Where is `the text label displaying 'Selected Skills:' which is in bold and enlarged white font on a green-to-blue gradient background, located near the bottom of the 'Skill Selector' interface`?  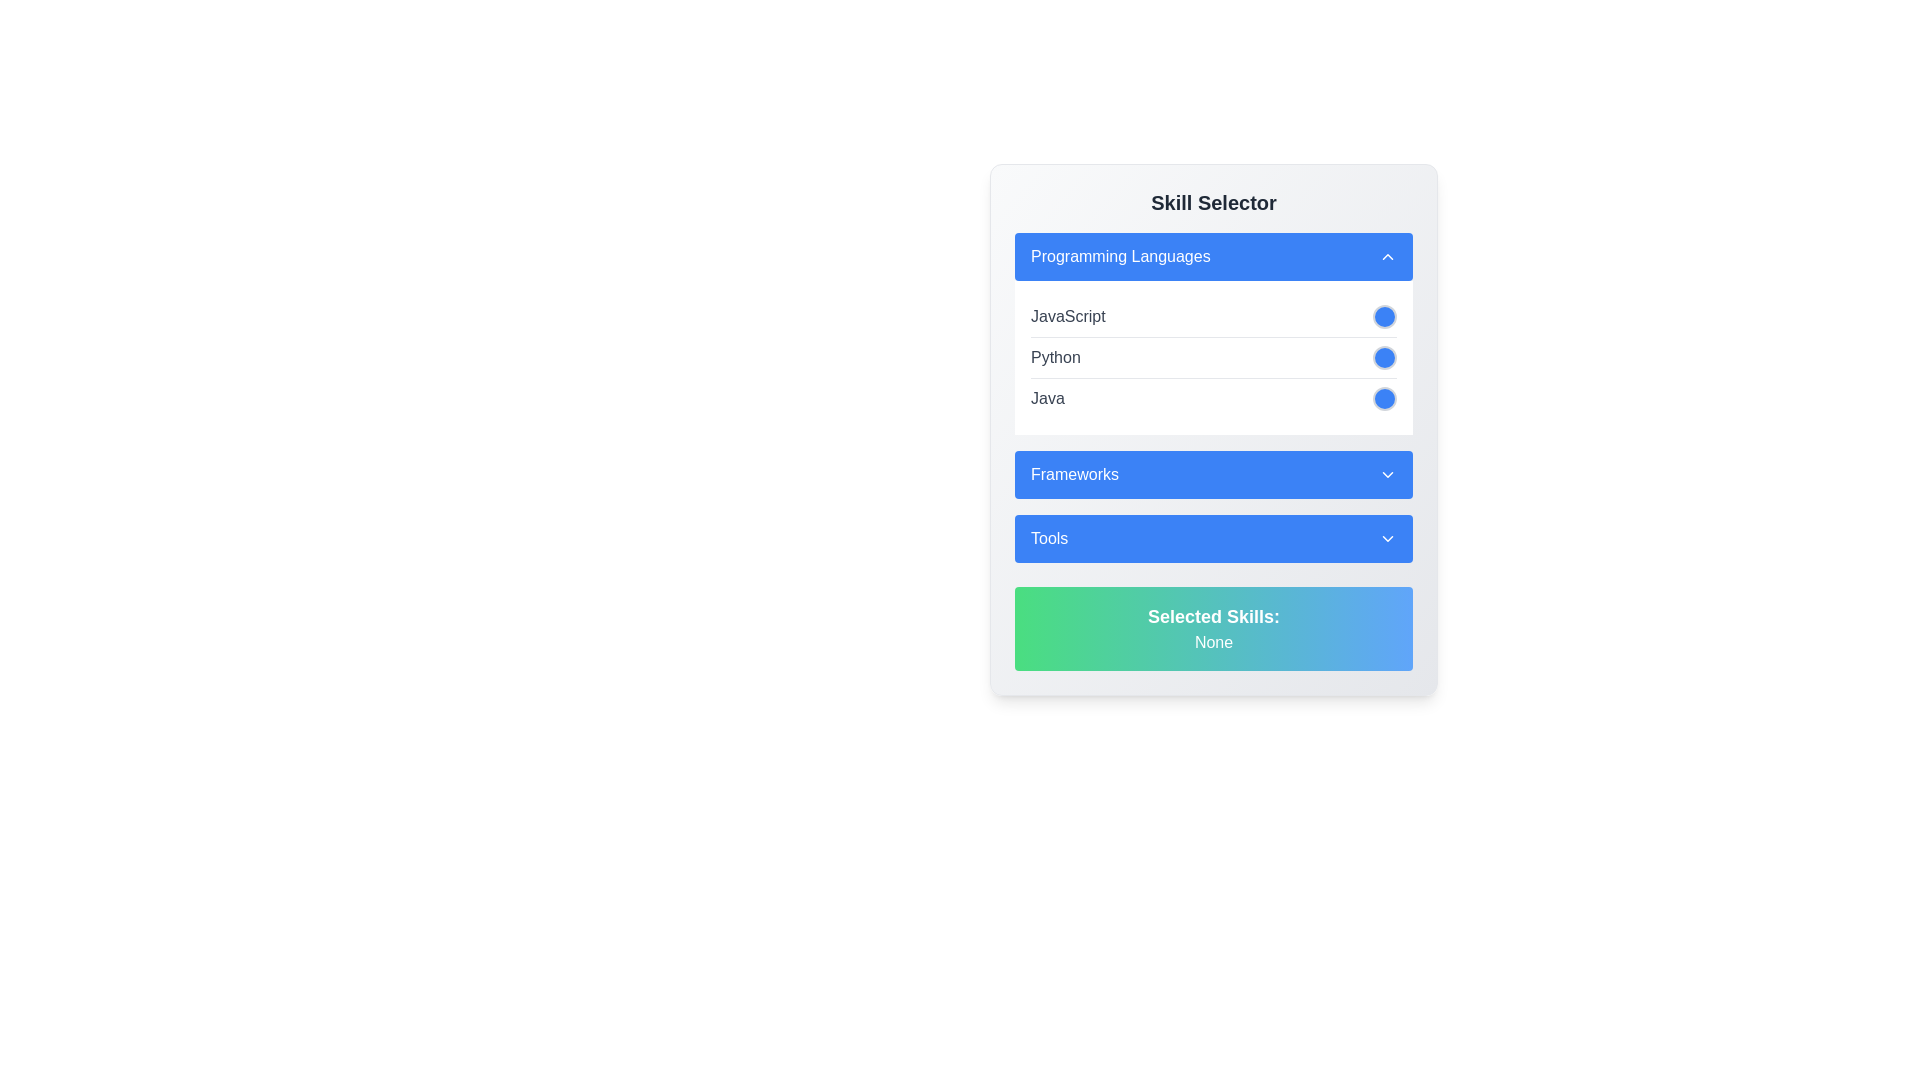
the text label displaying 'Selected Skills:' which is in bold and enlarged white font on a green-to-blue gradient background, located near the bottom of the 'Skill Selector' interface is located at coordinates (1213, 616).